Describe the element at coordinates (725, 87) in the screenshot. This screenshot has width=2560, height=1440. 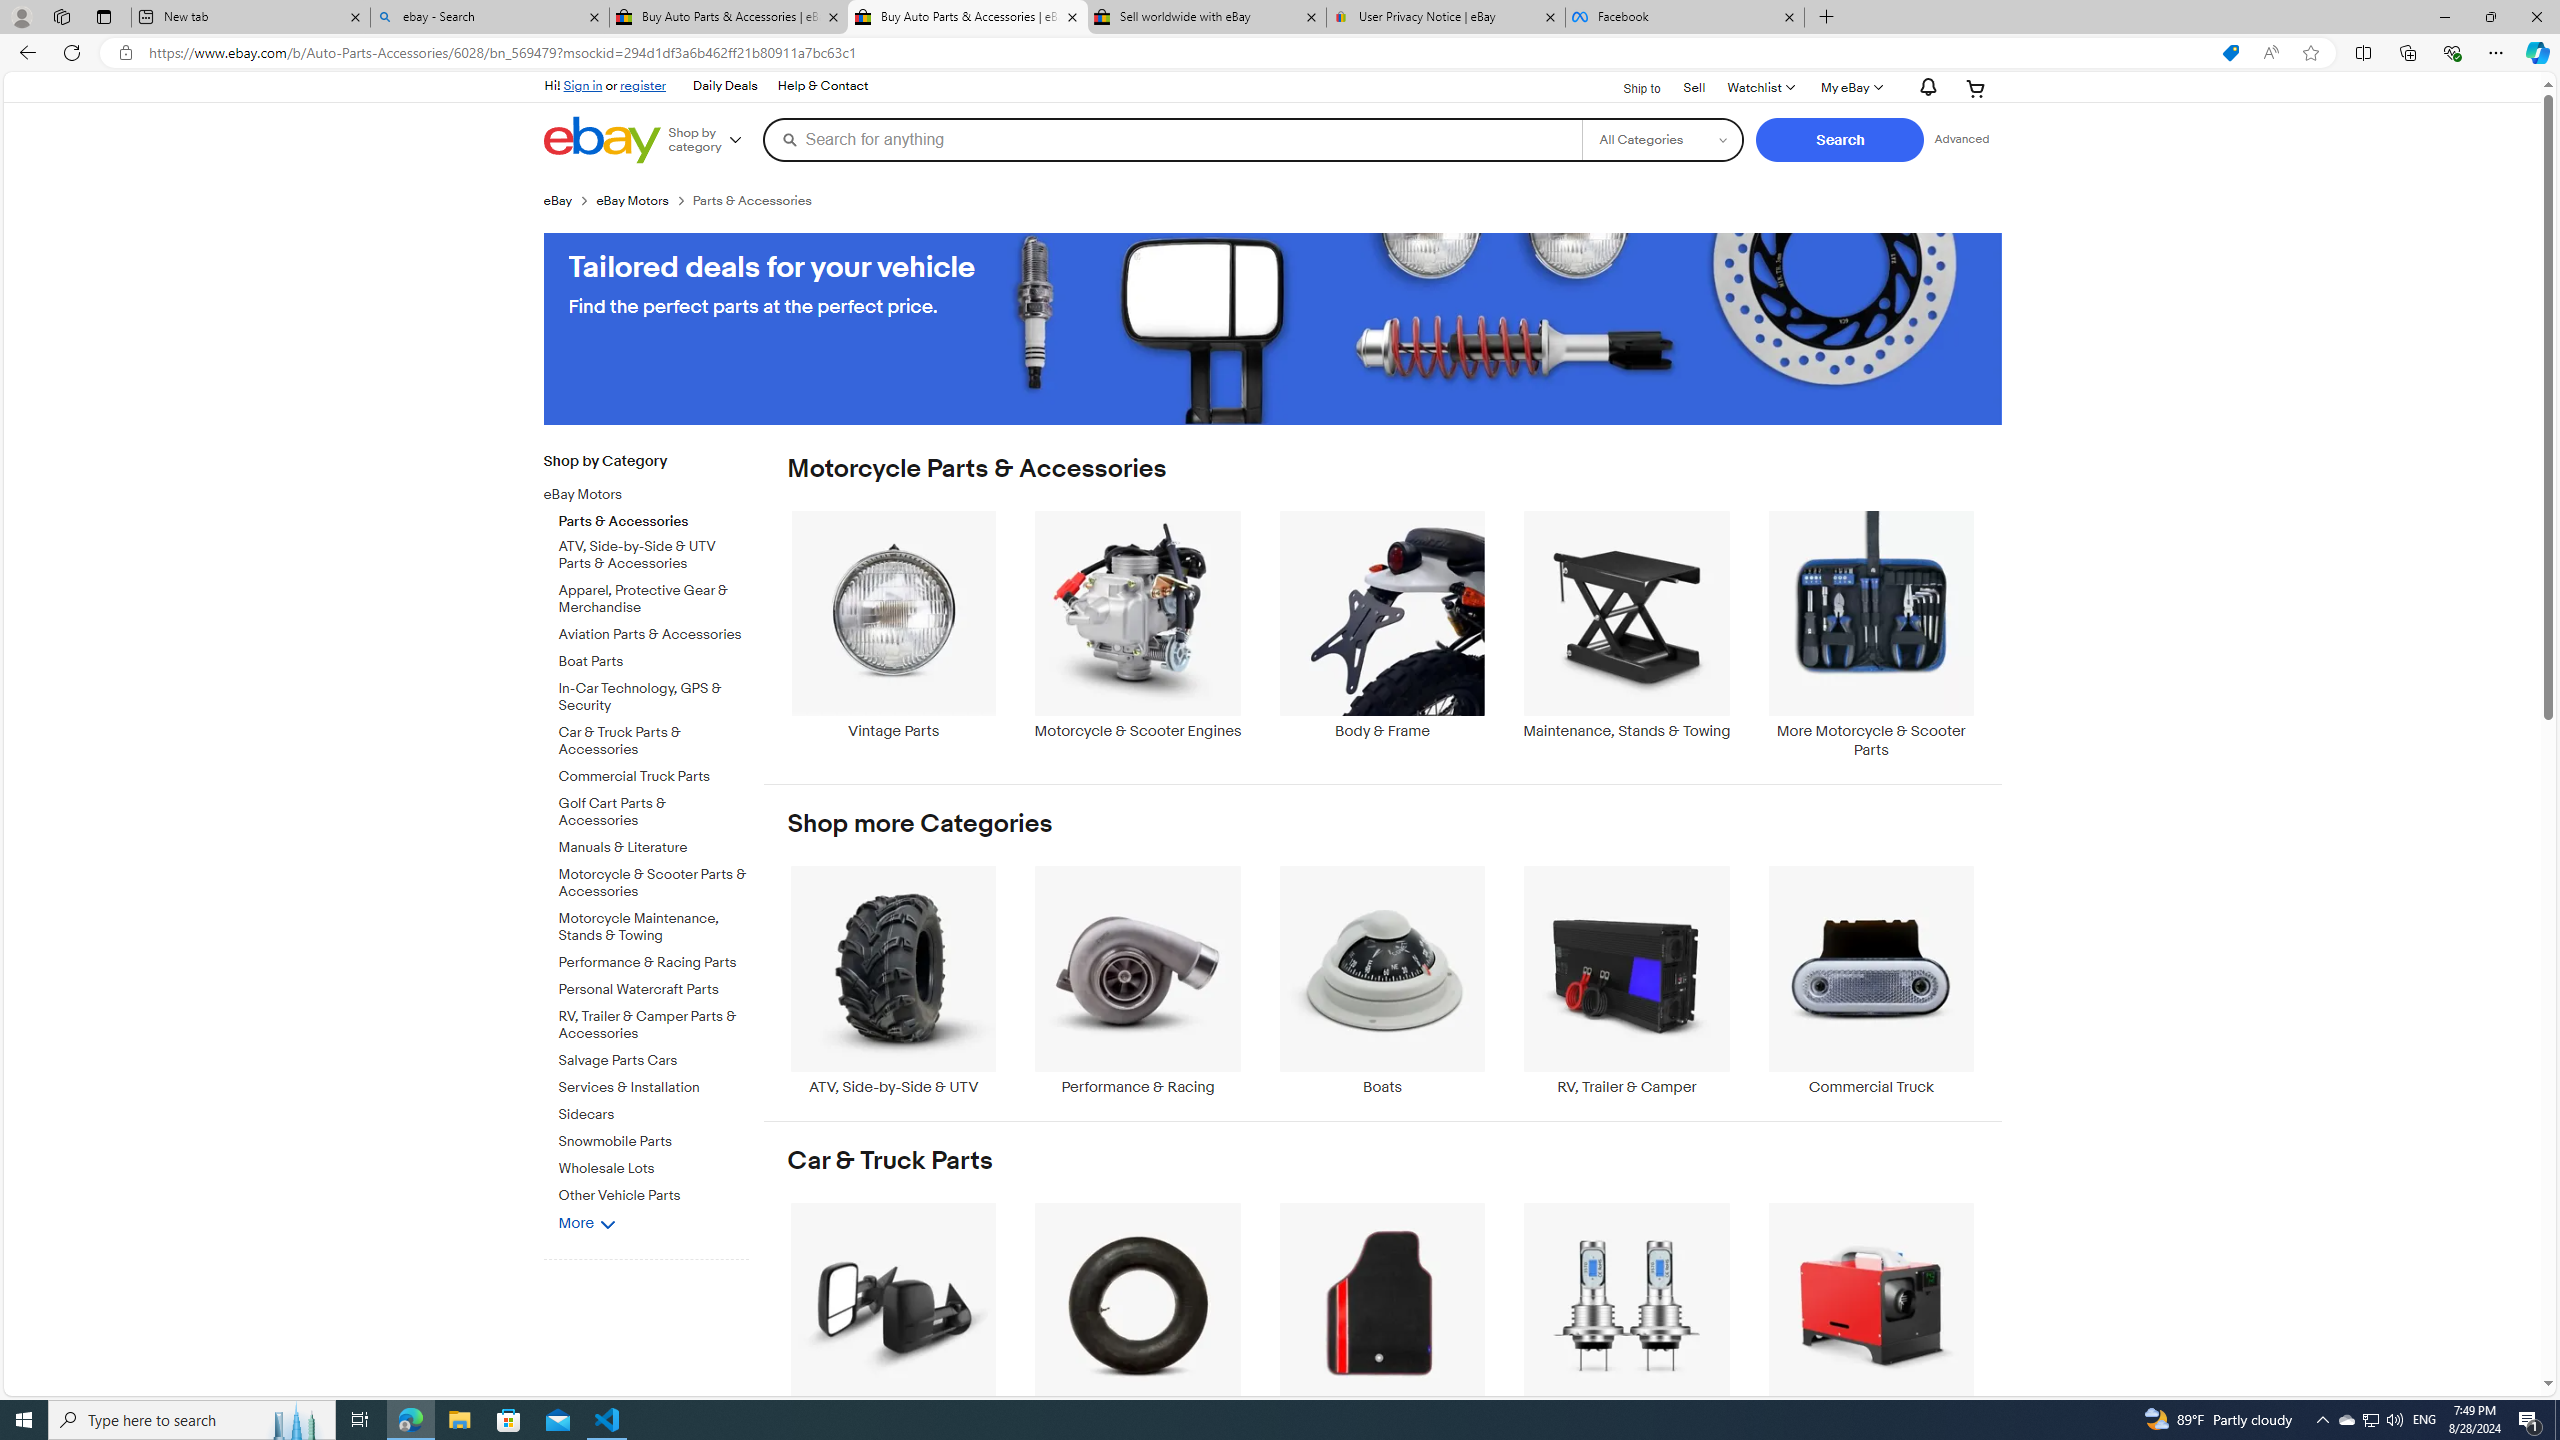
I see `'Daily Deals'` at that location.